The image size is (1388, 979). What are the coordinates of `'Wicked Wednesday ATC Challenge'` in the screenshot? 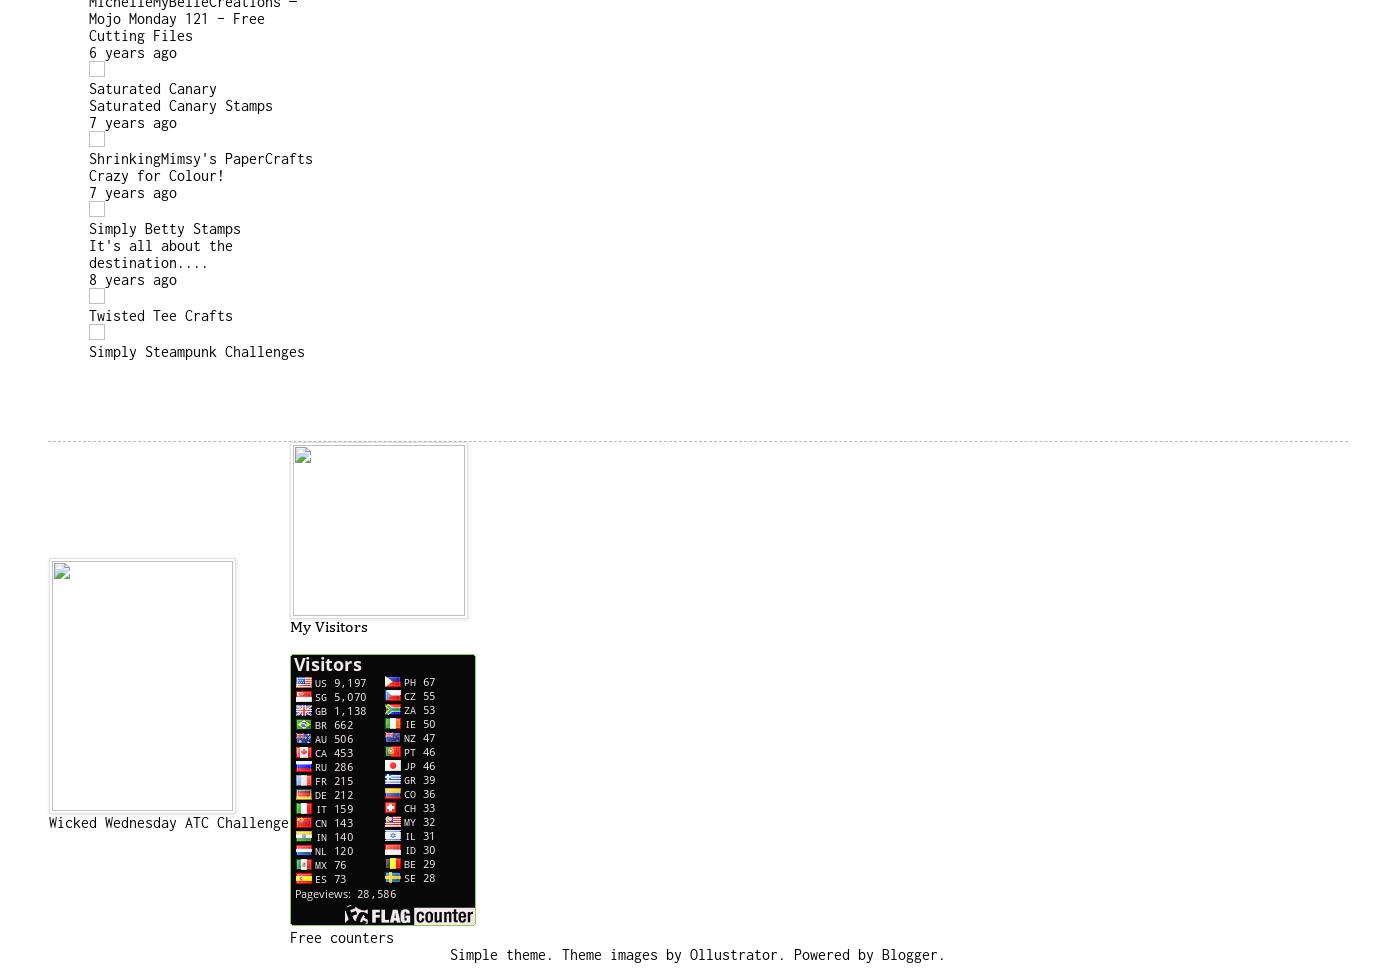 It's located at (169, 820).